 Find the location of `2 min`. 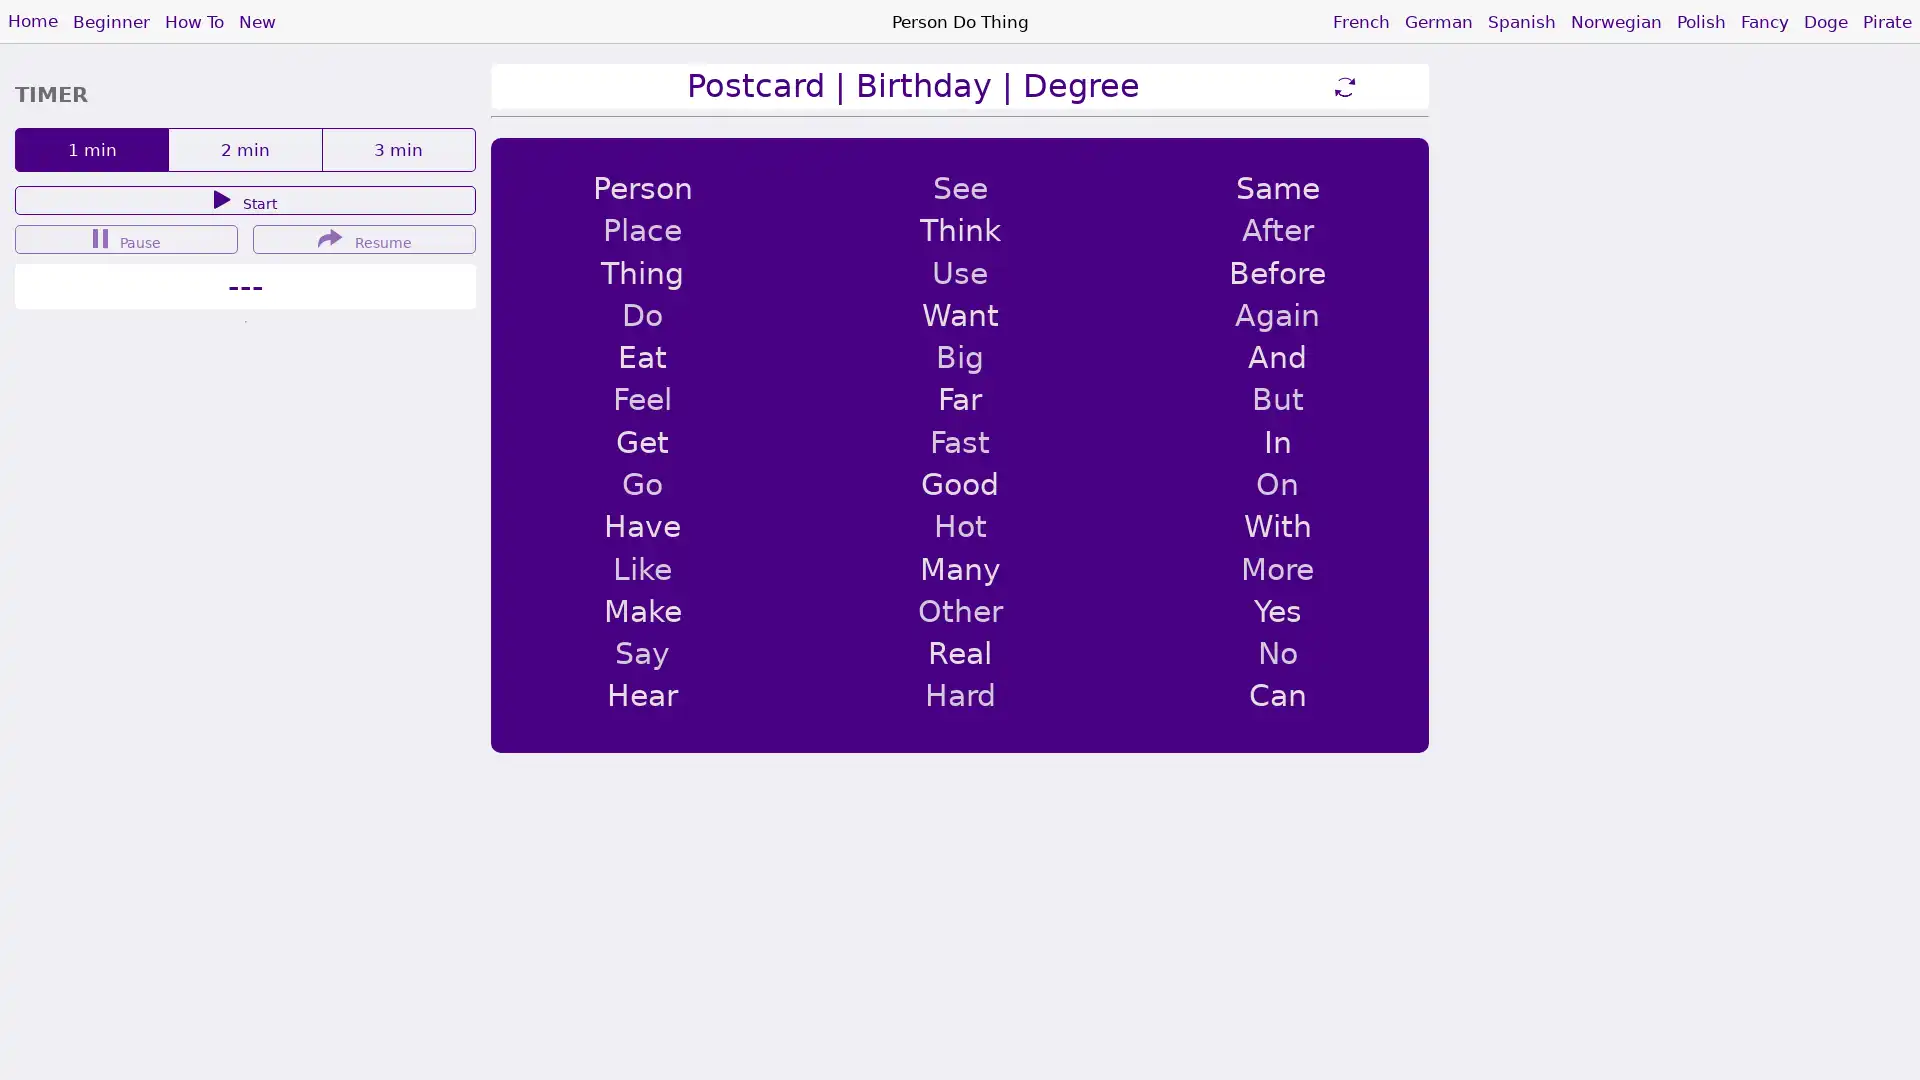

2 min is located at coordinates (244, 149).